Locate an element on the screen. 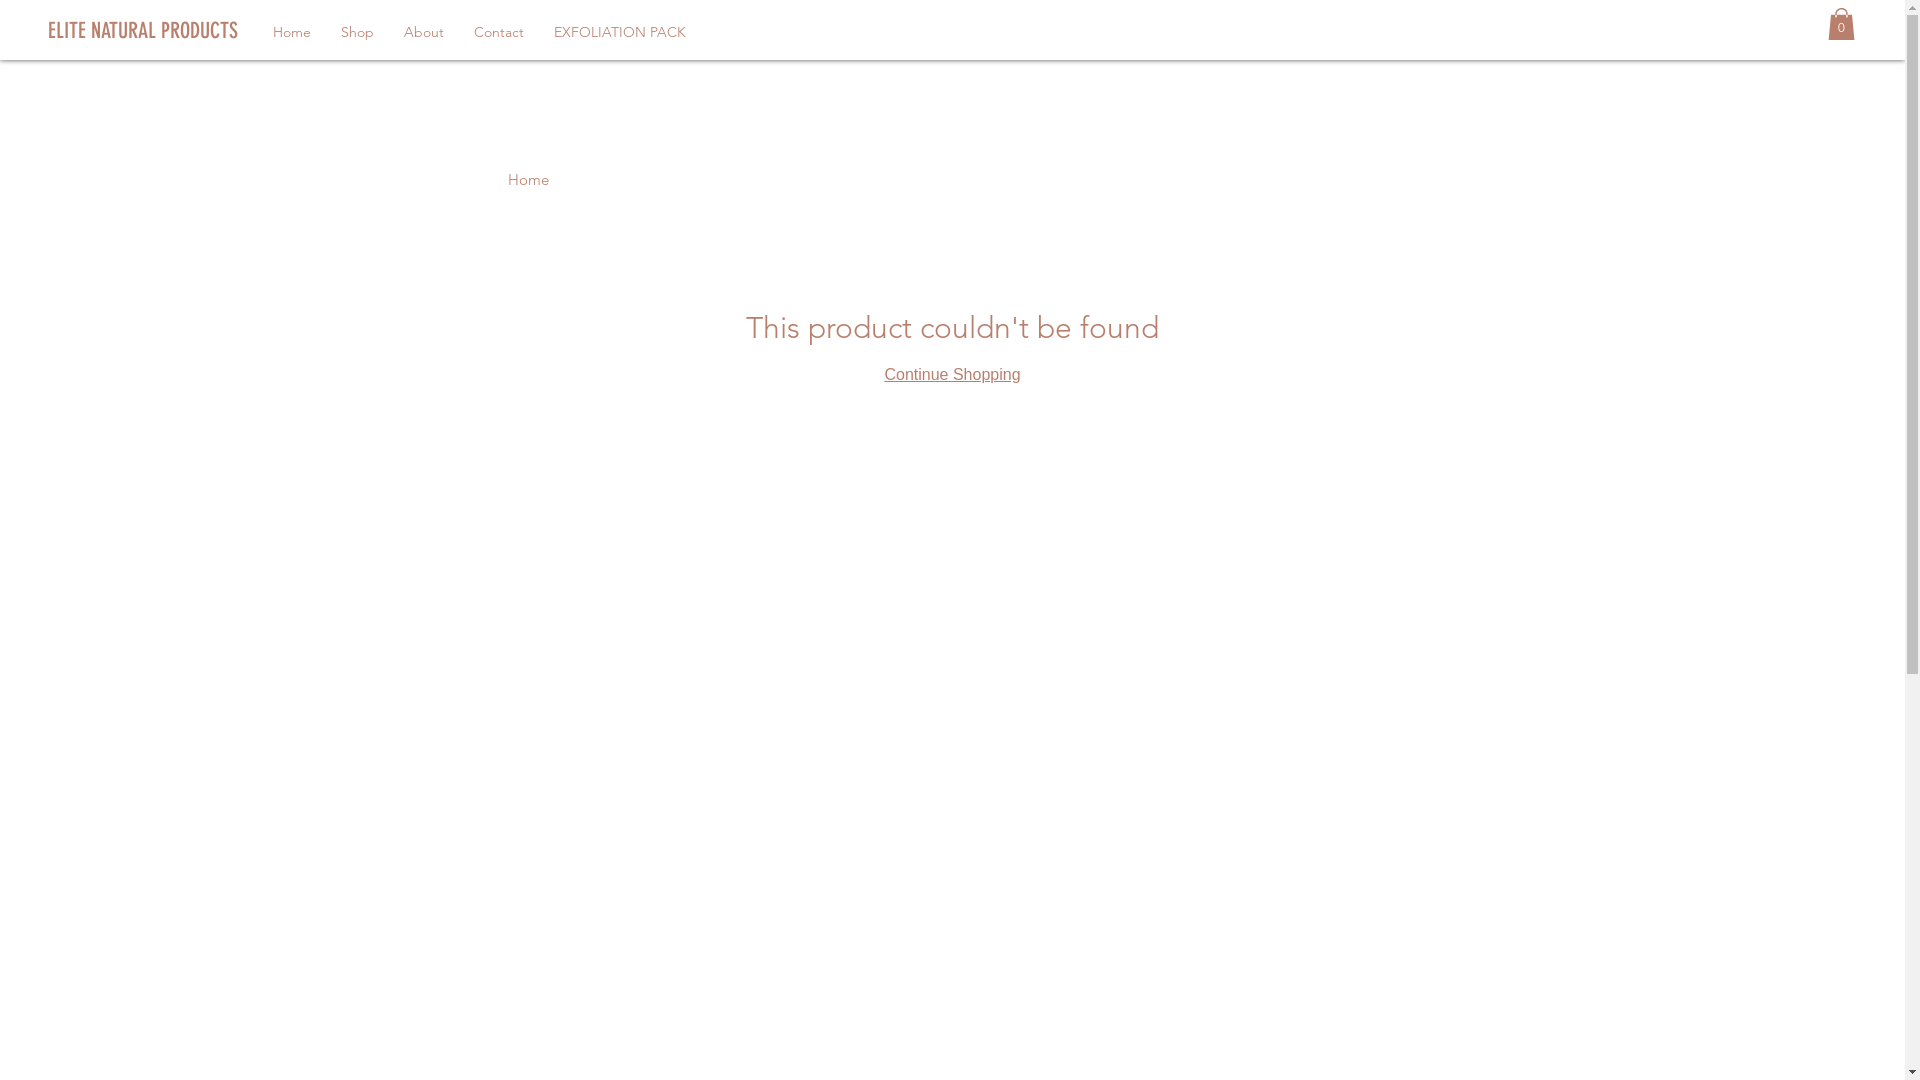 This screenshot has width=1920, height=1080. 'Contact' is located at coordinates (458, 31).